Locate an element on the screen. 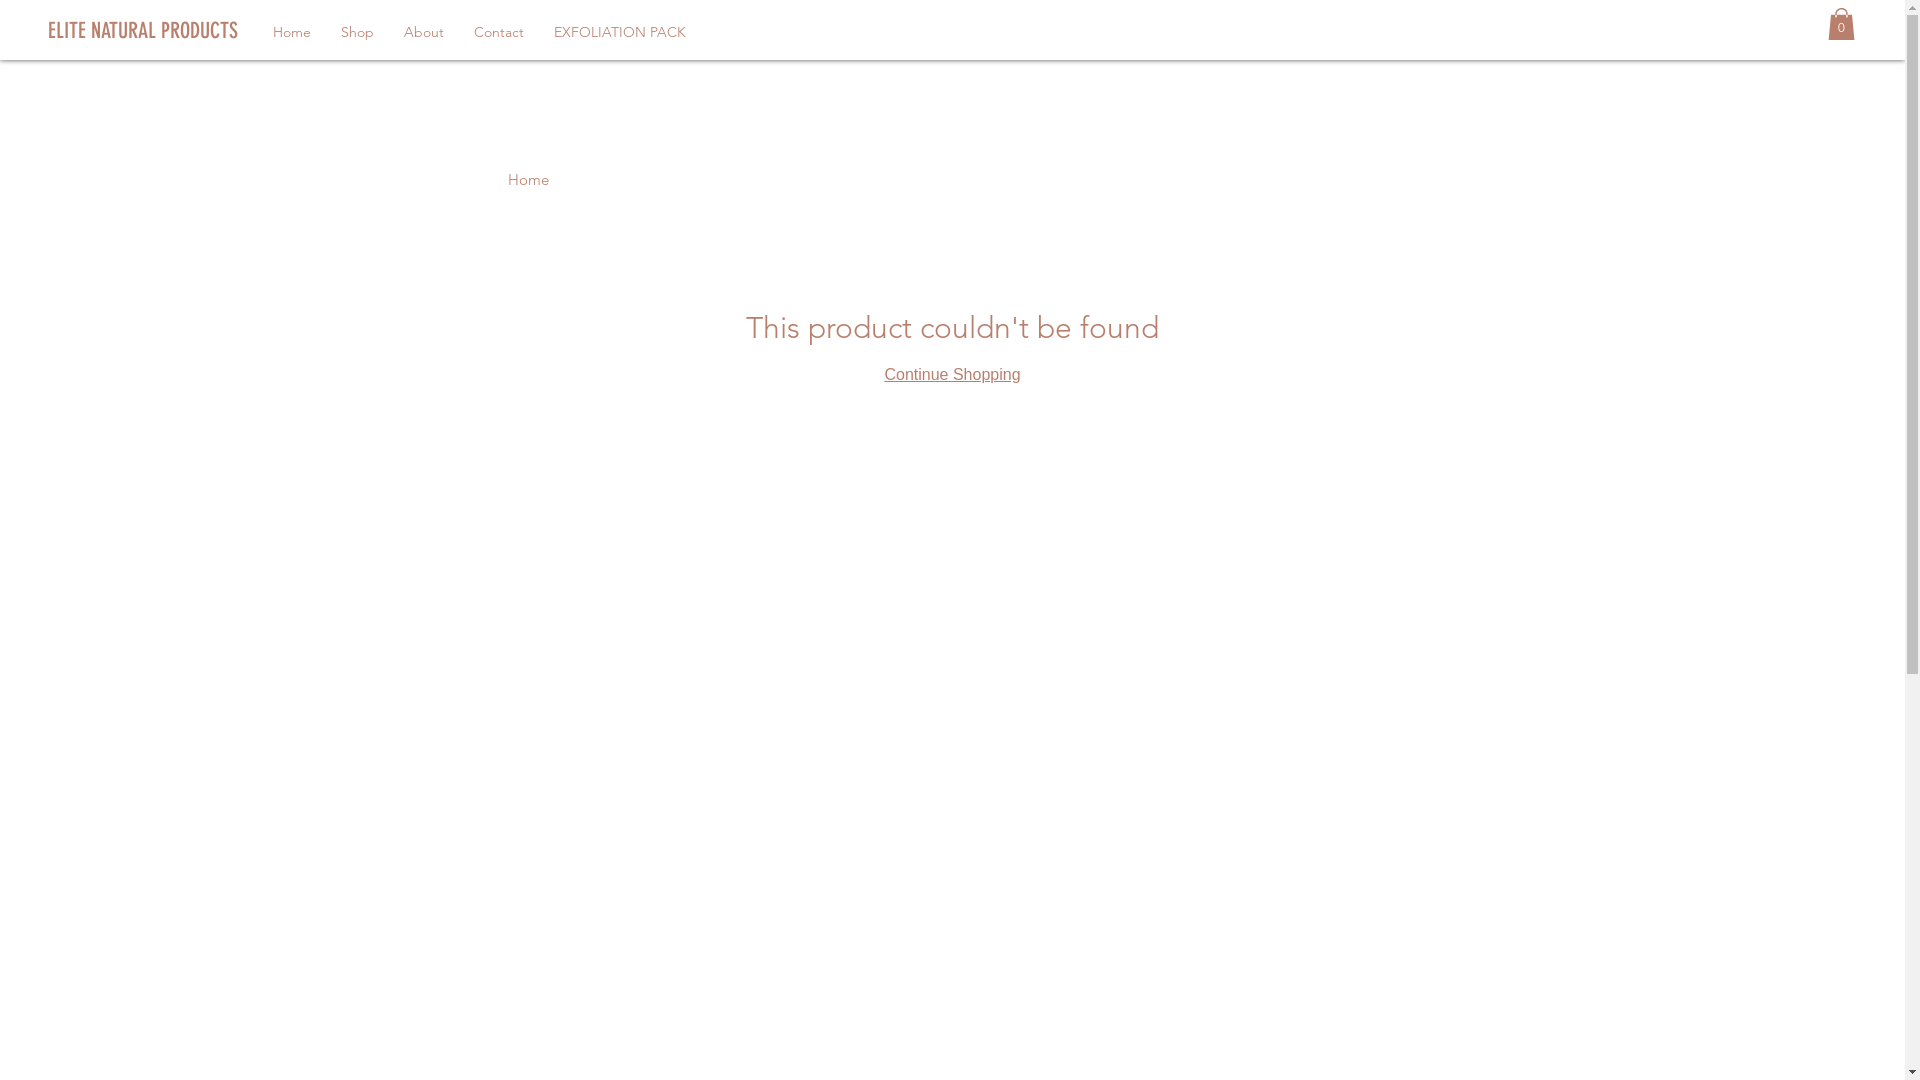 This screenshot has width=1920, height=1080. 'Contact' is located at coordinates (458, 31).